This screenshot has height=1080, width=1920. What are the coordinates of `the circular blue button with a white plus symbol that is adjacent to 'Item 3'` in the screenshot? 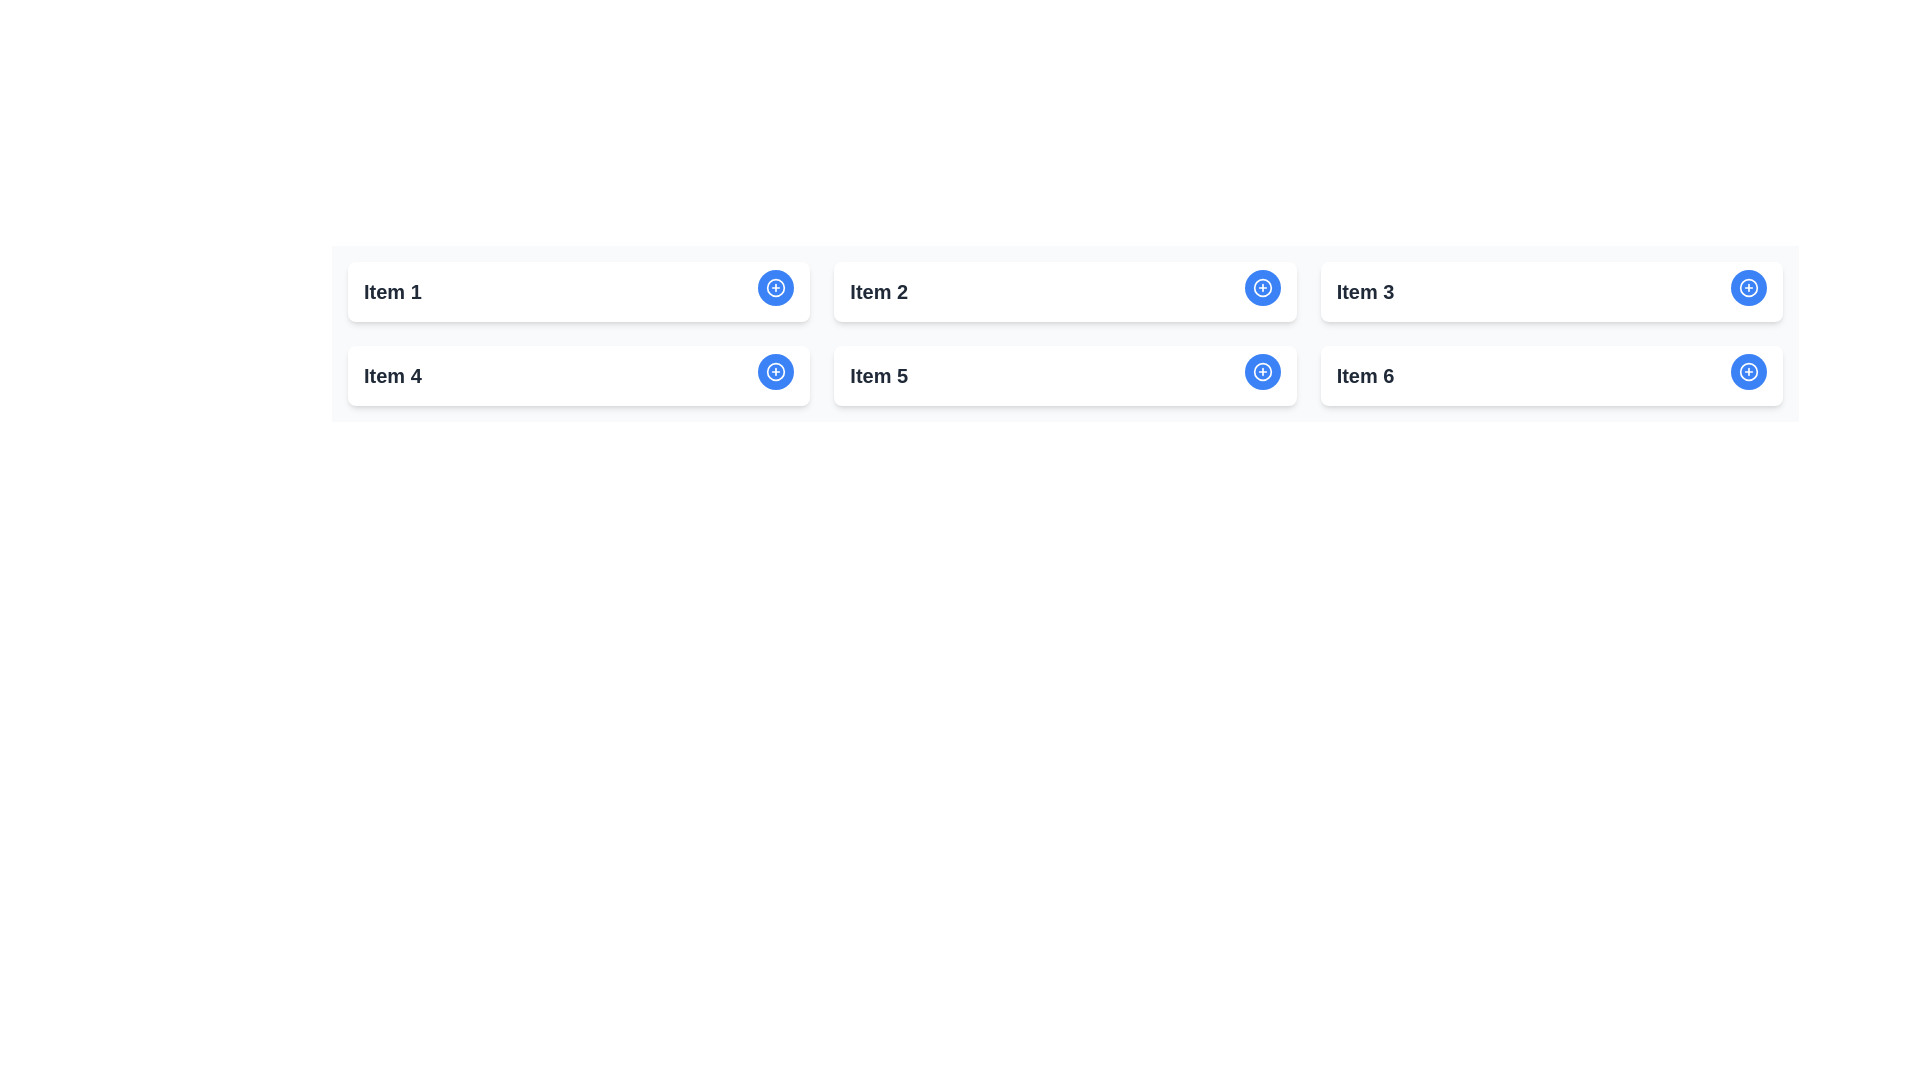 It's located at (1261, 288).